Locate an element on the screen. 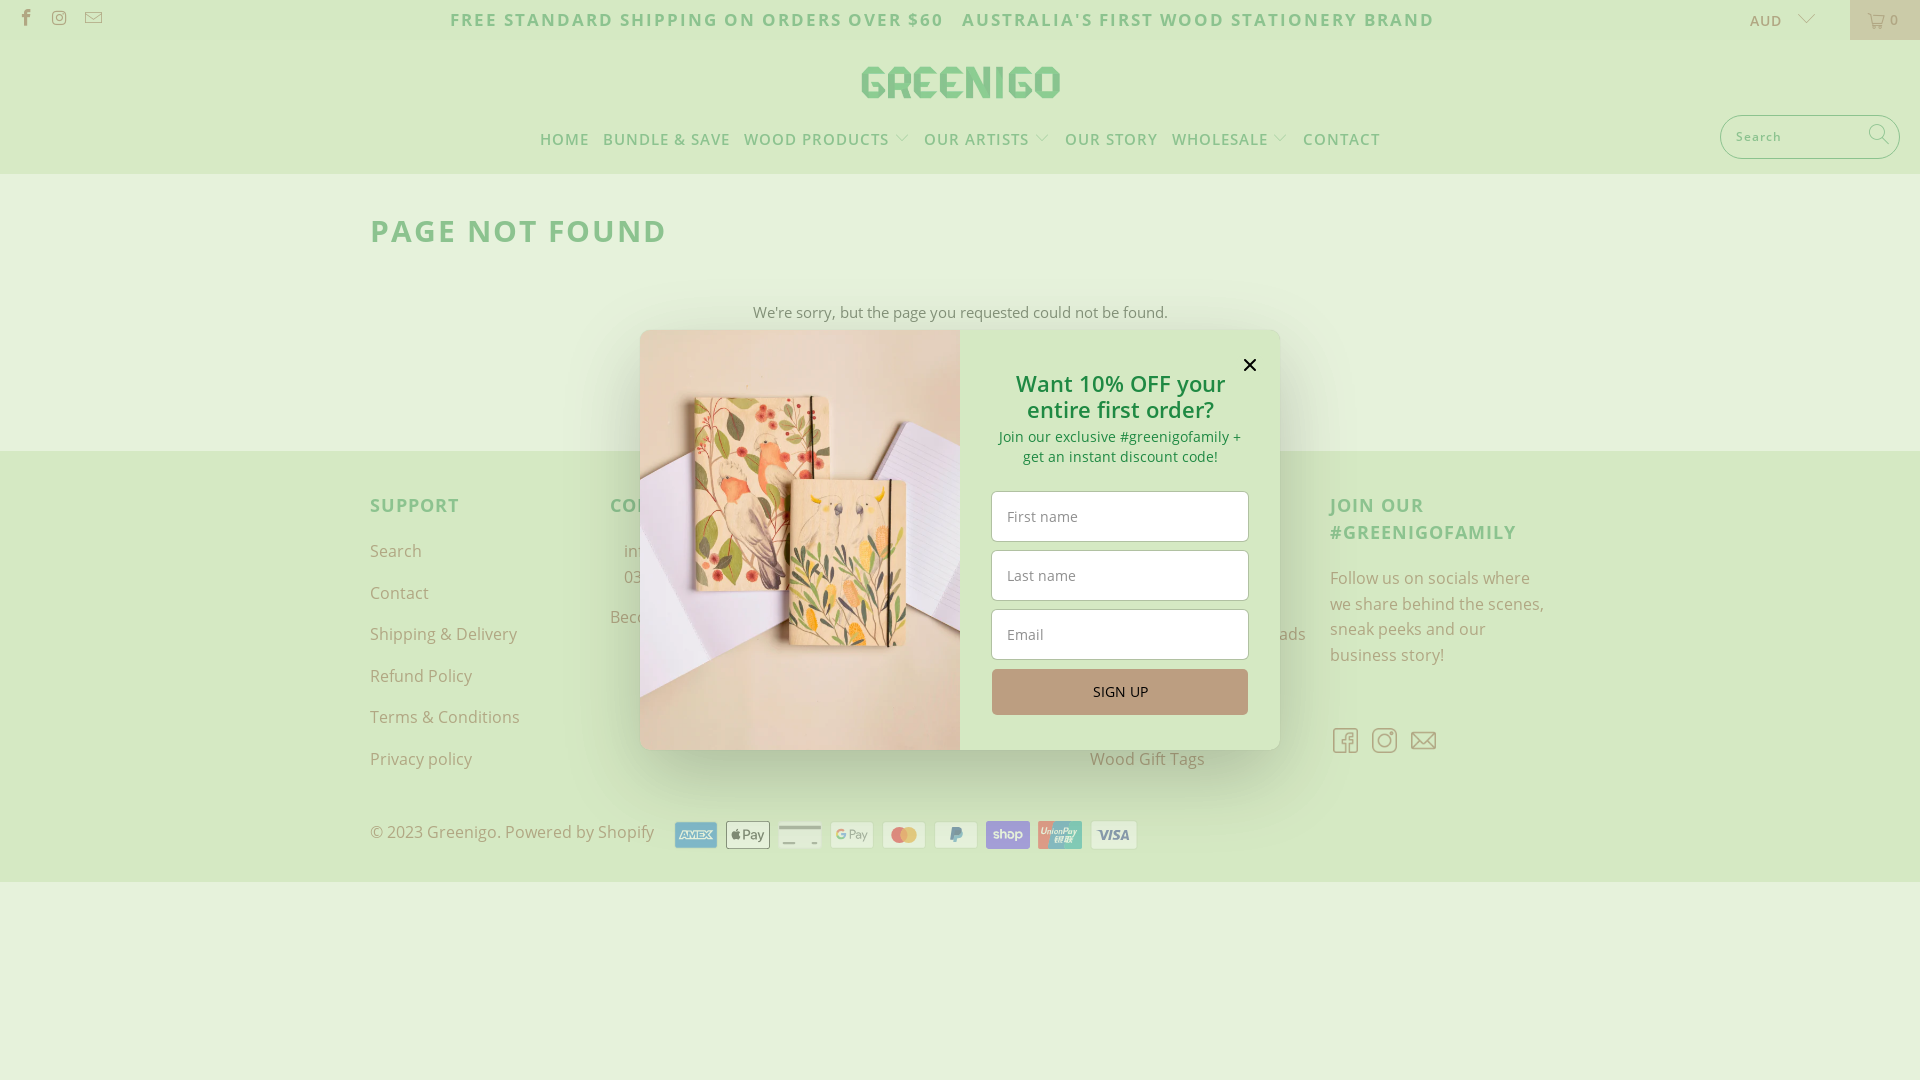 The width and height of the screenshot is (1920, 1080). 'Become A Stockist' is located at coordinates (678, 616).